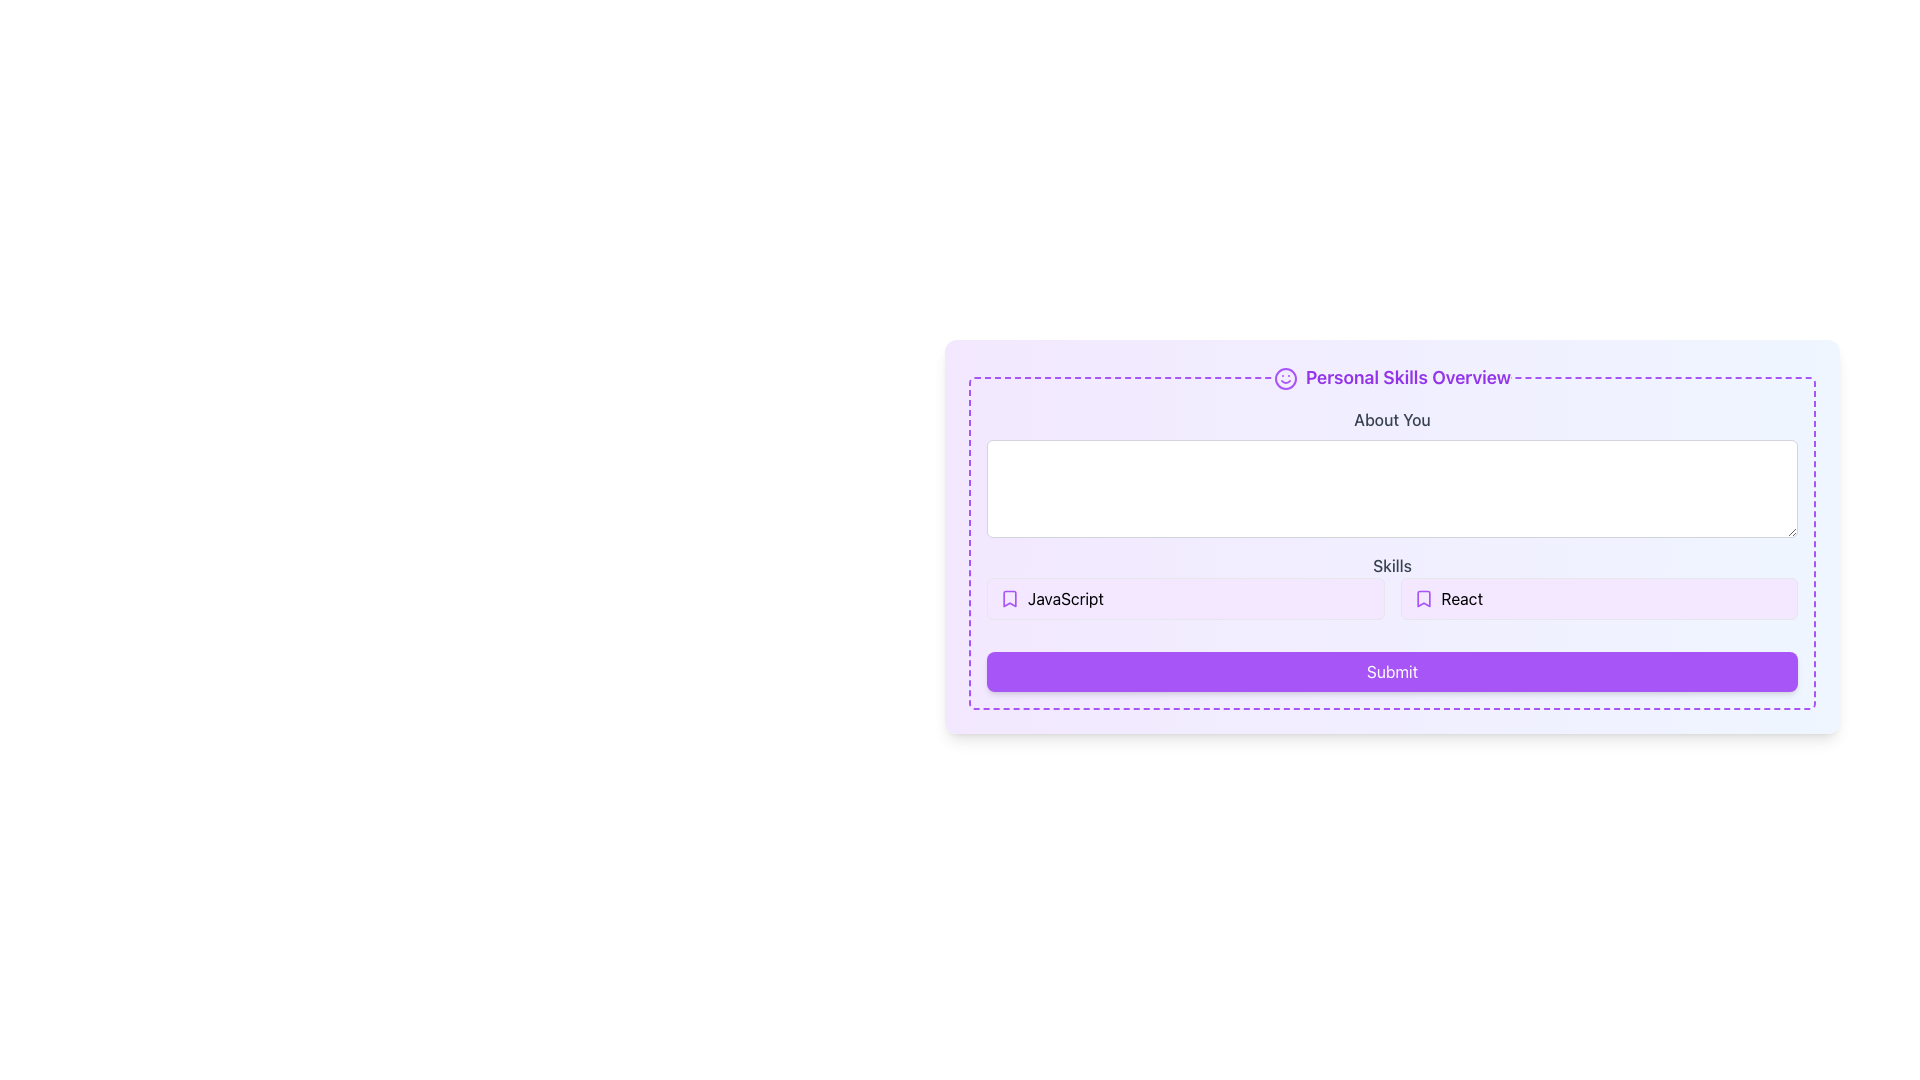 Image resolution: width=1920 pixels, height=1080 pixels. Describe the element at coordinates (1422, 597) in the screenshot. I see `the purple bookmark icon located to the left of the 'React' text within the rounded rectangular button in the Skills section` at that location.